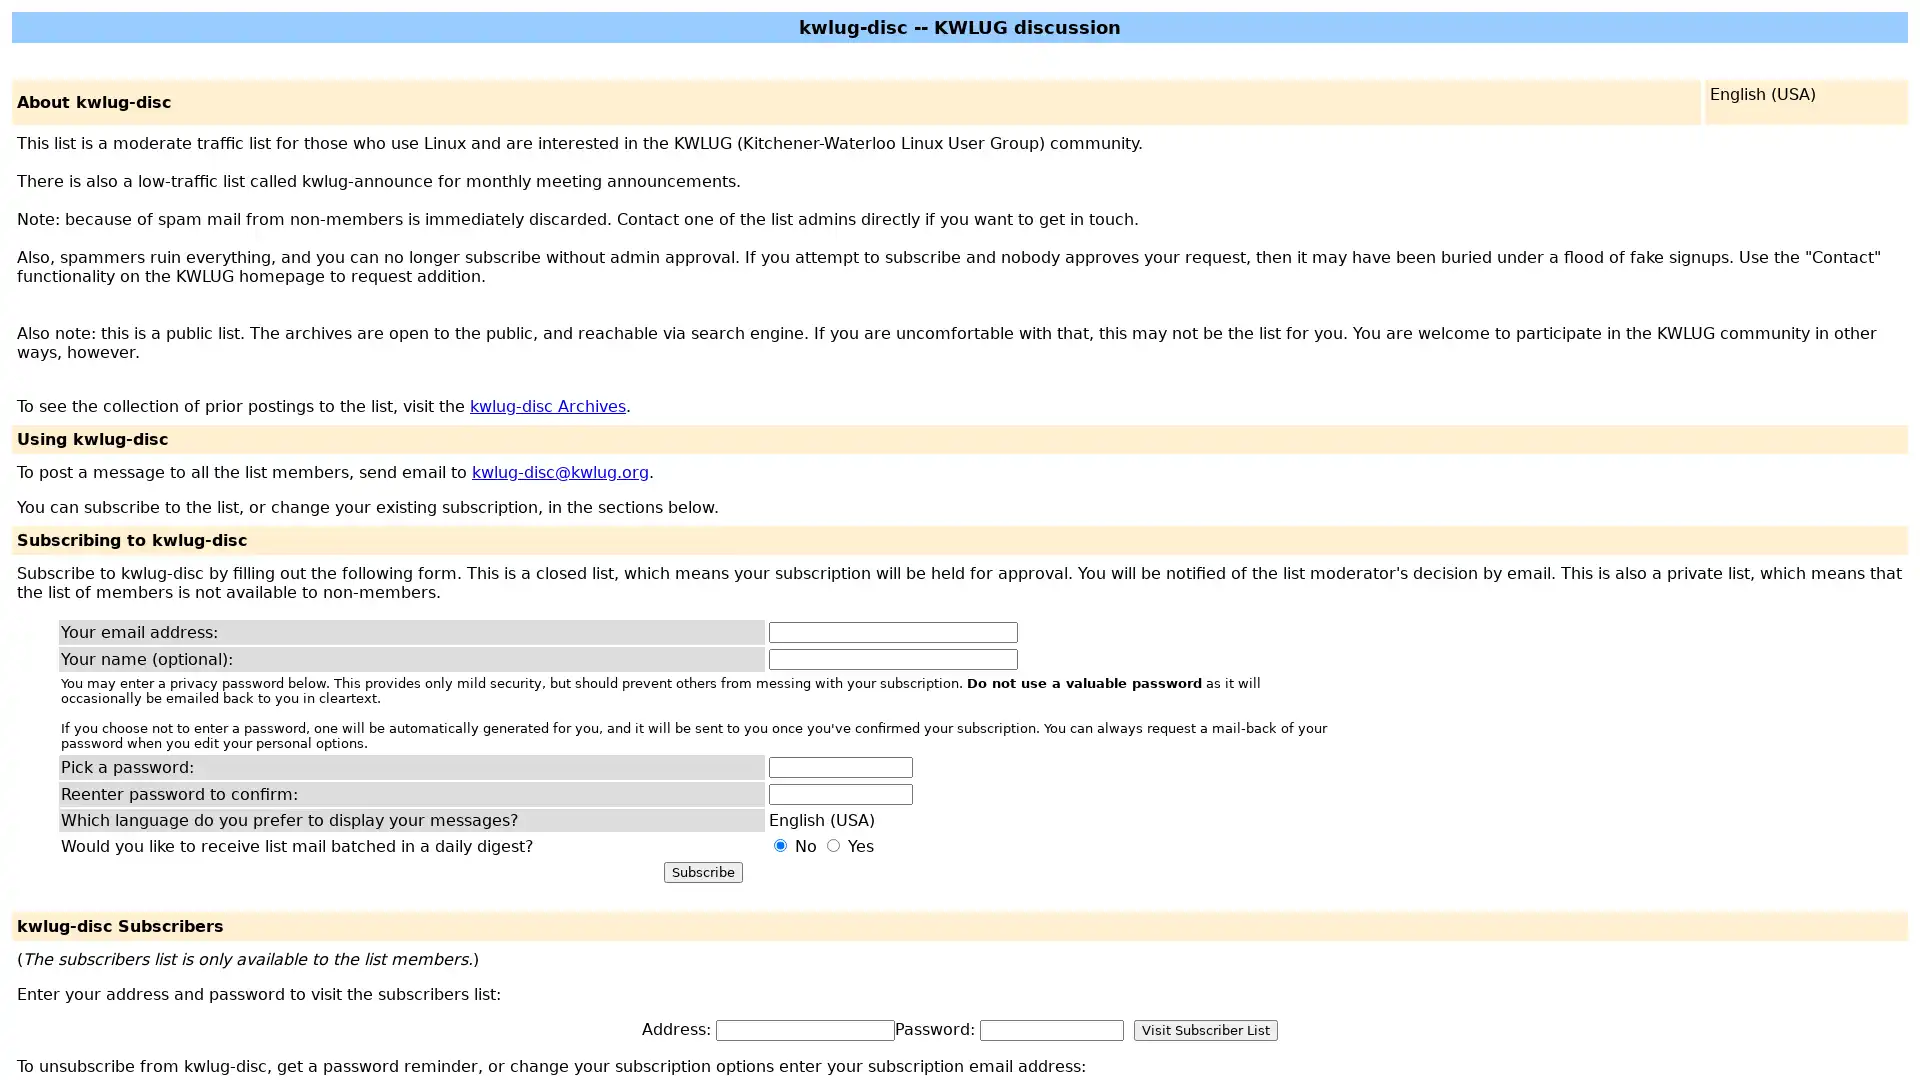  Describe the element at coordinates (1204, 1030) in the screenshot. I see `Visit Subscriber List` at that location.